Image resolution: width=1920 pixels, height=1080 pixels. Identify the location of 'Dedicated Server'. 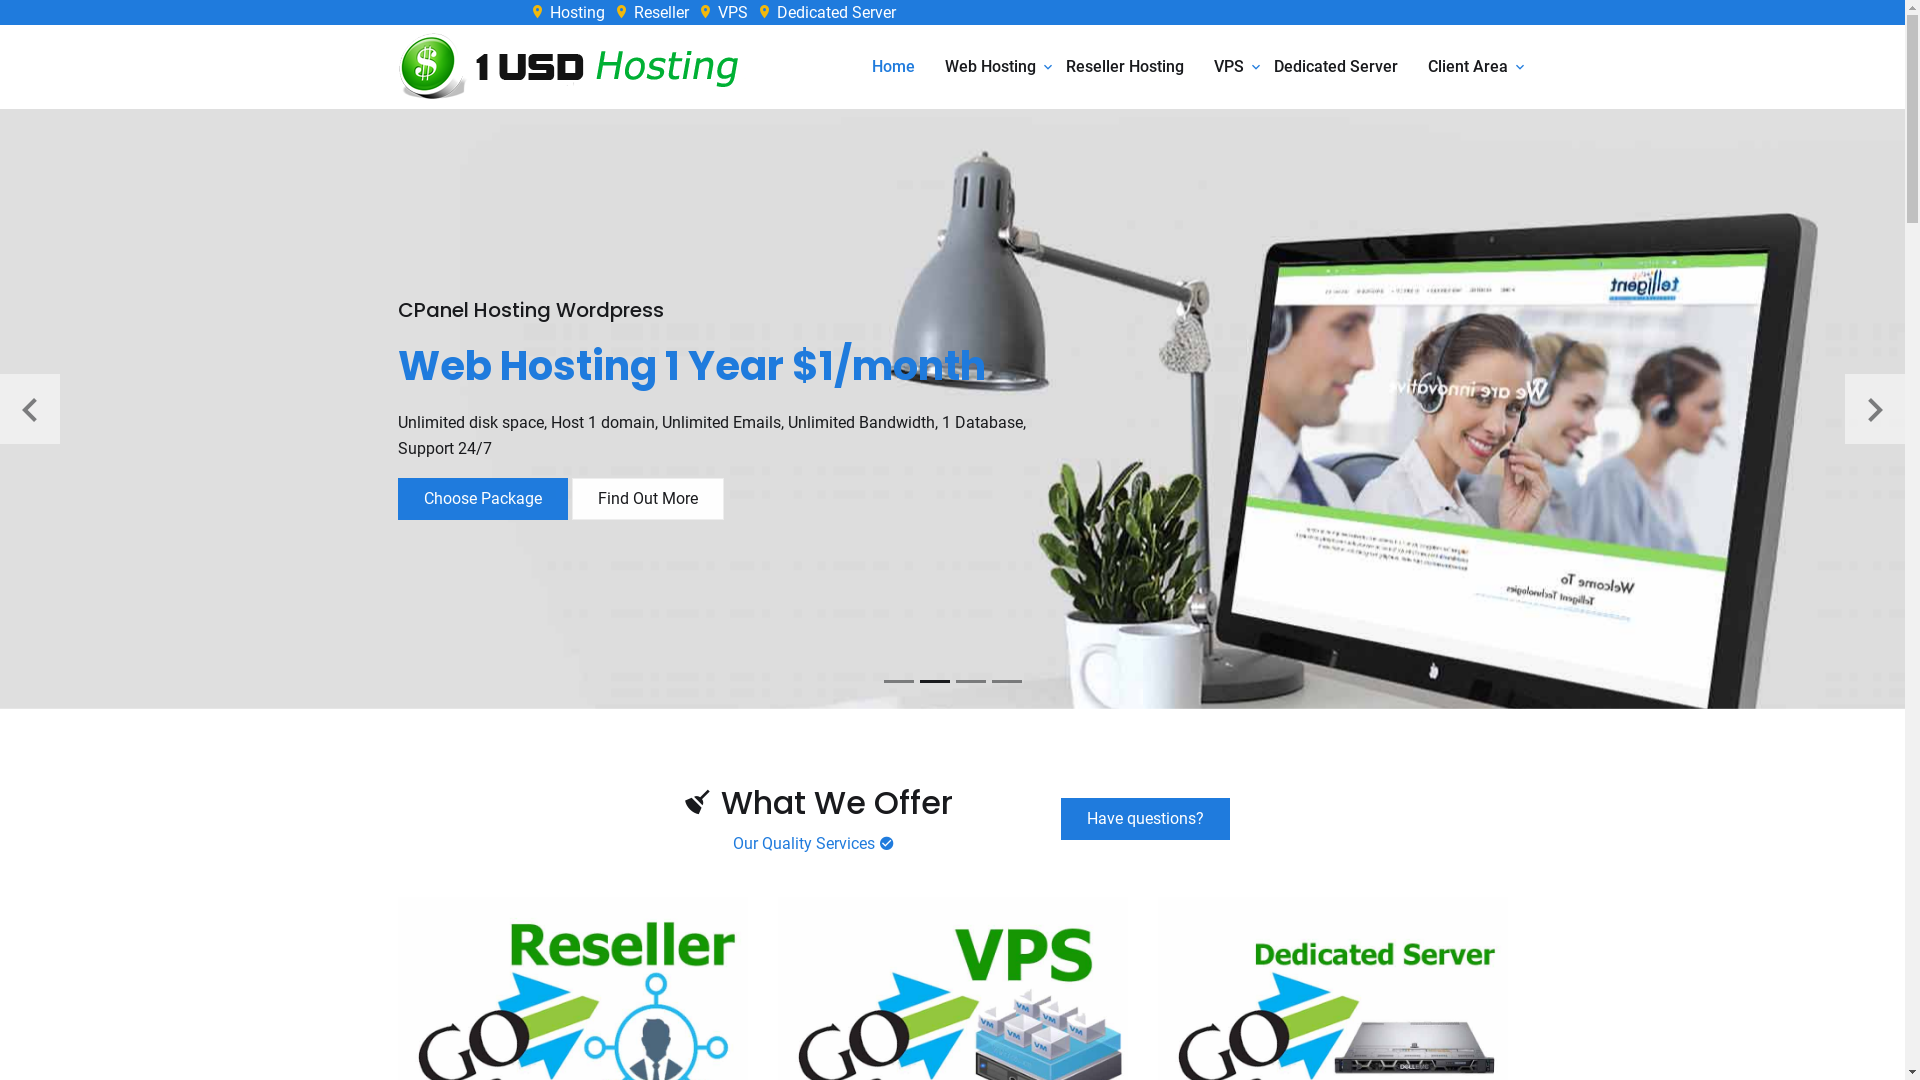
(1335, 65).